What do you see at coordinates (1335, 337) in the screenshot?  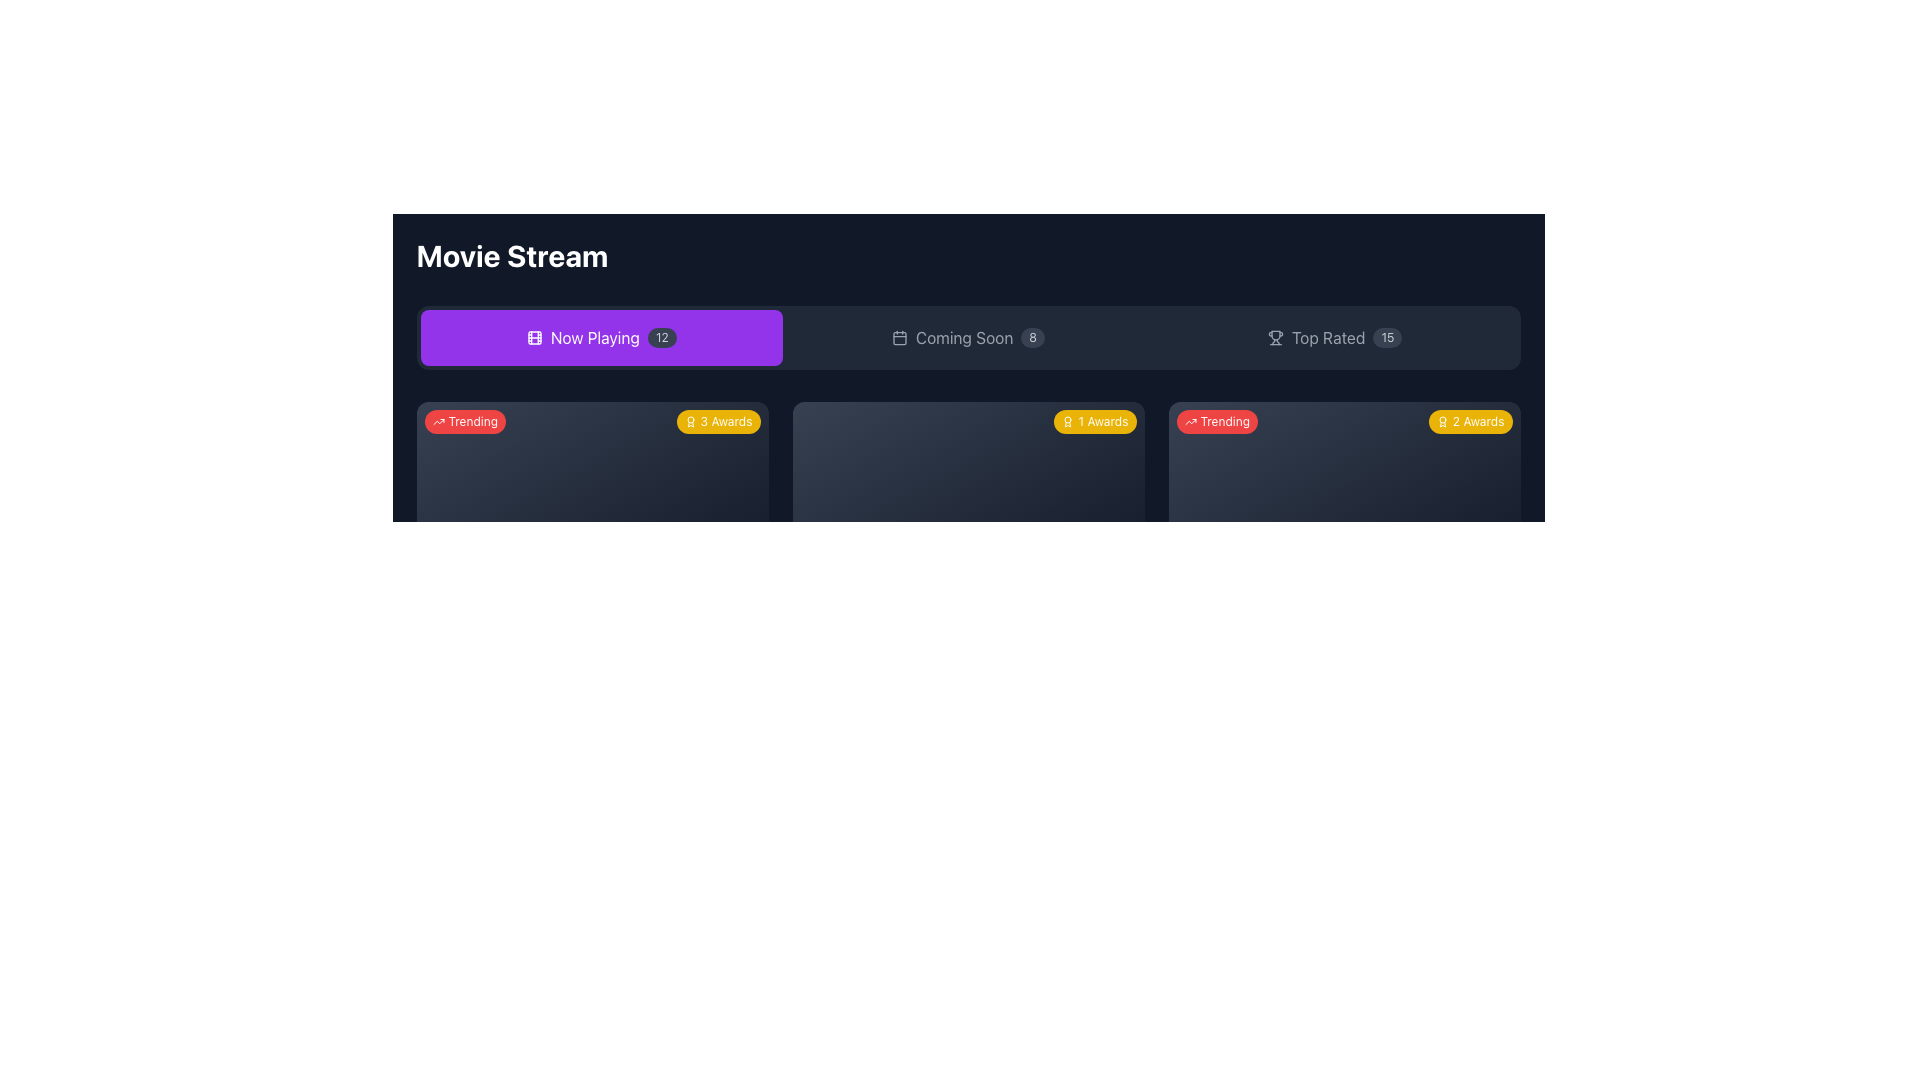 I see `the 'Top Rated' button with badge and icon, which is the rightmost button in a horizontal group of three navigation elements` at bounding box center [1335, 337].